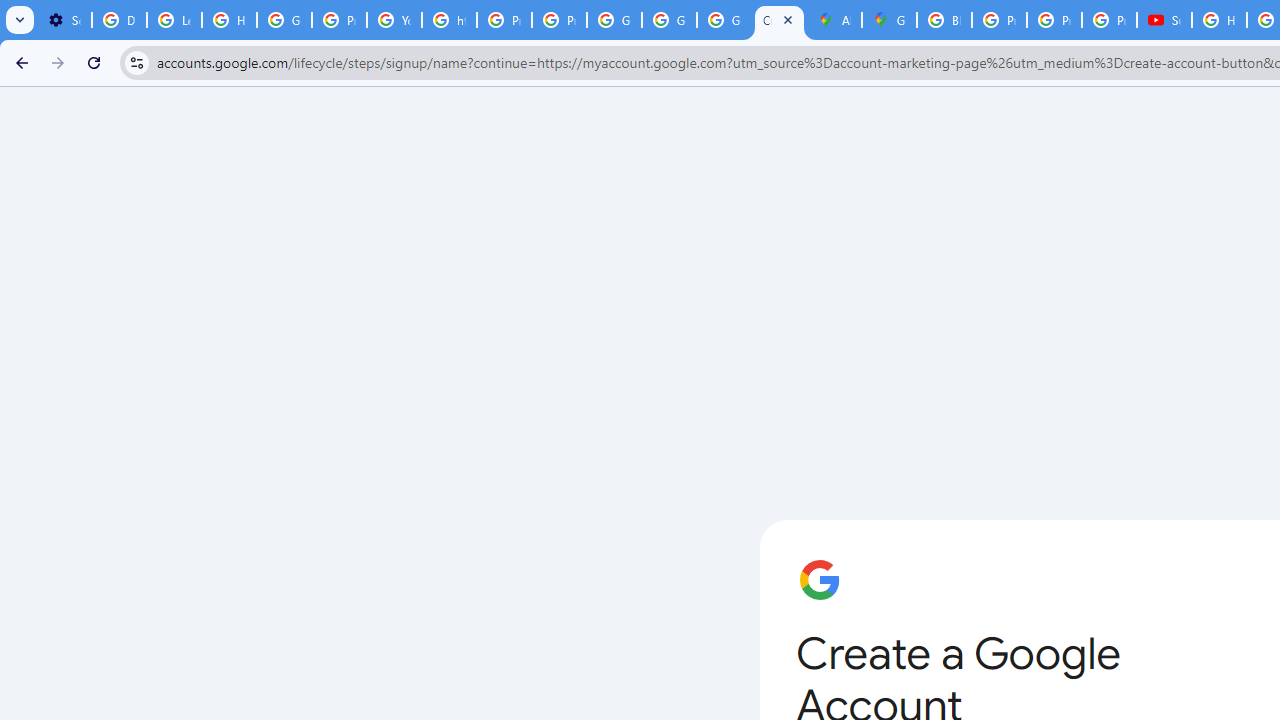 The width and height of the screenshot is (1280, 720). I want to click on 'Settings - Customize profile', so click(64, 20).